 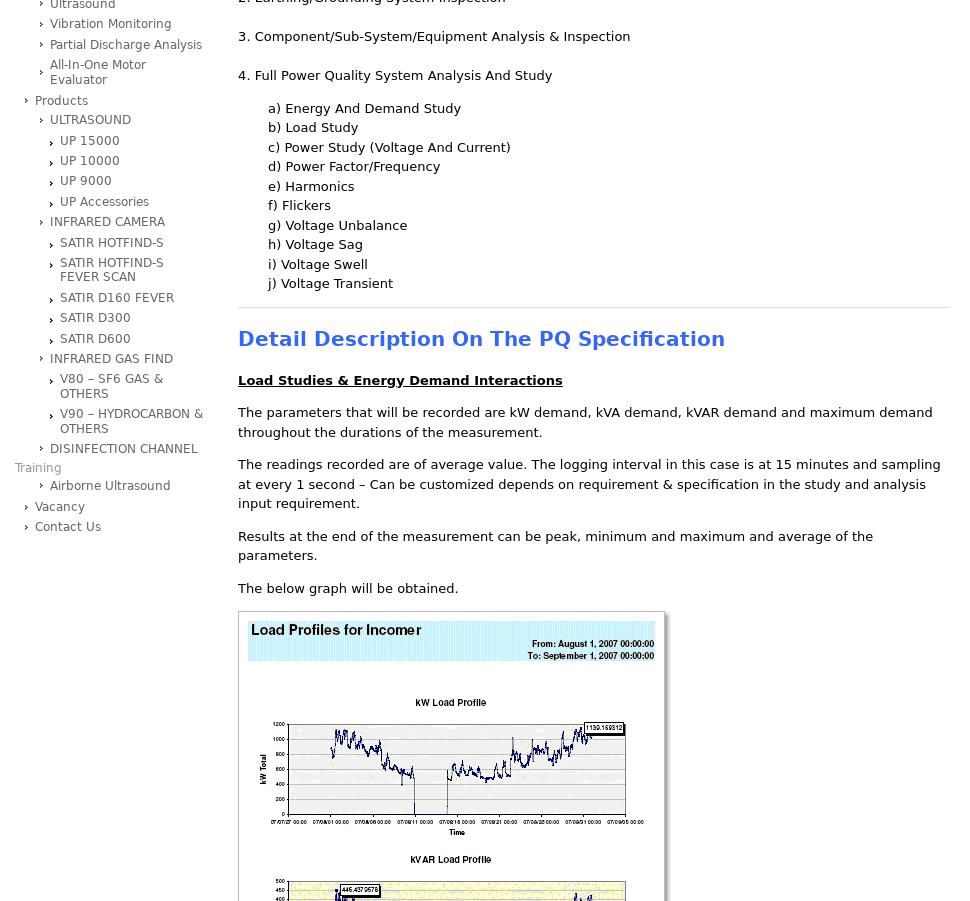 I want to click on 'The below graph will be obtained.', so click(x=347, y=586).